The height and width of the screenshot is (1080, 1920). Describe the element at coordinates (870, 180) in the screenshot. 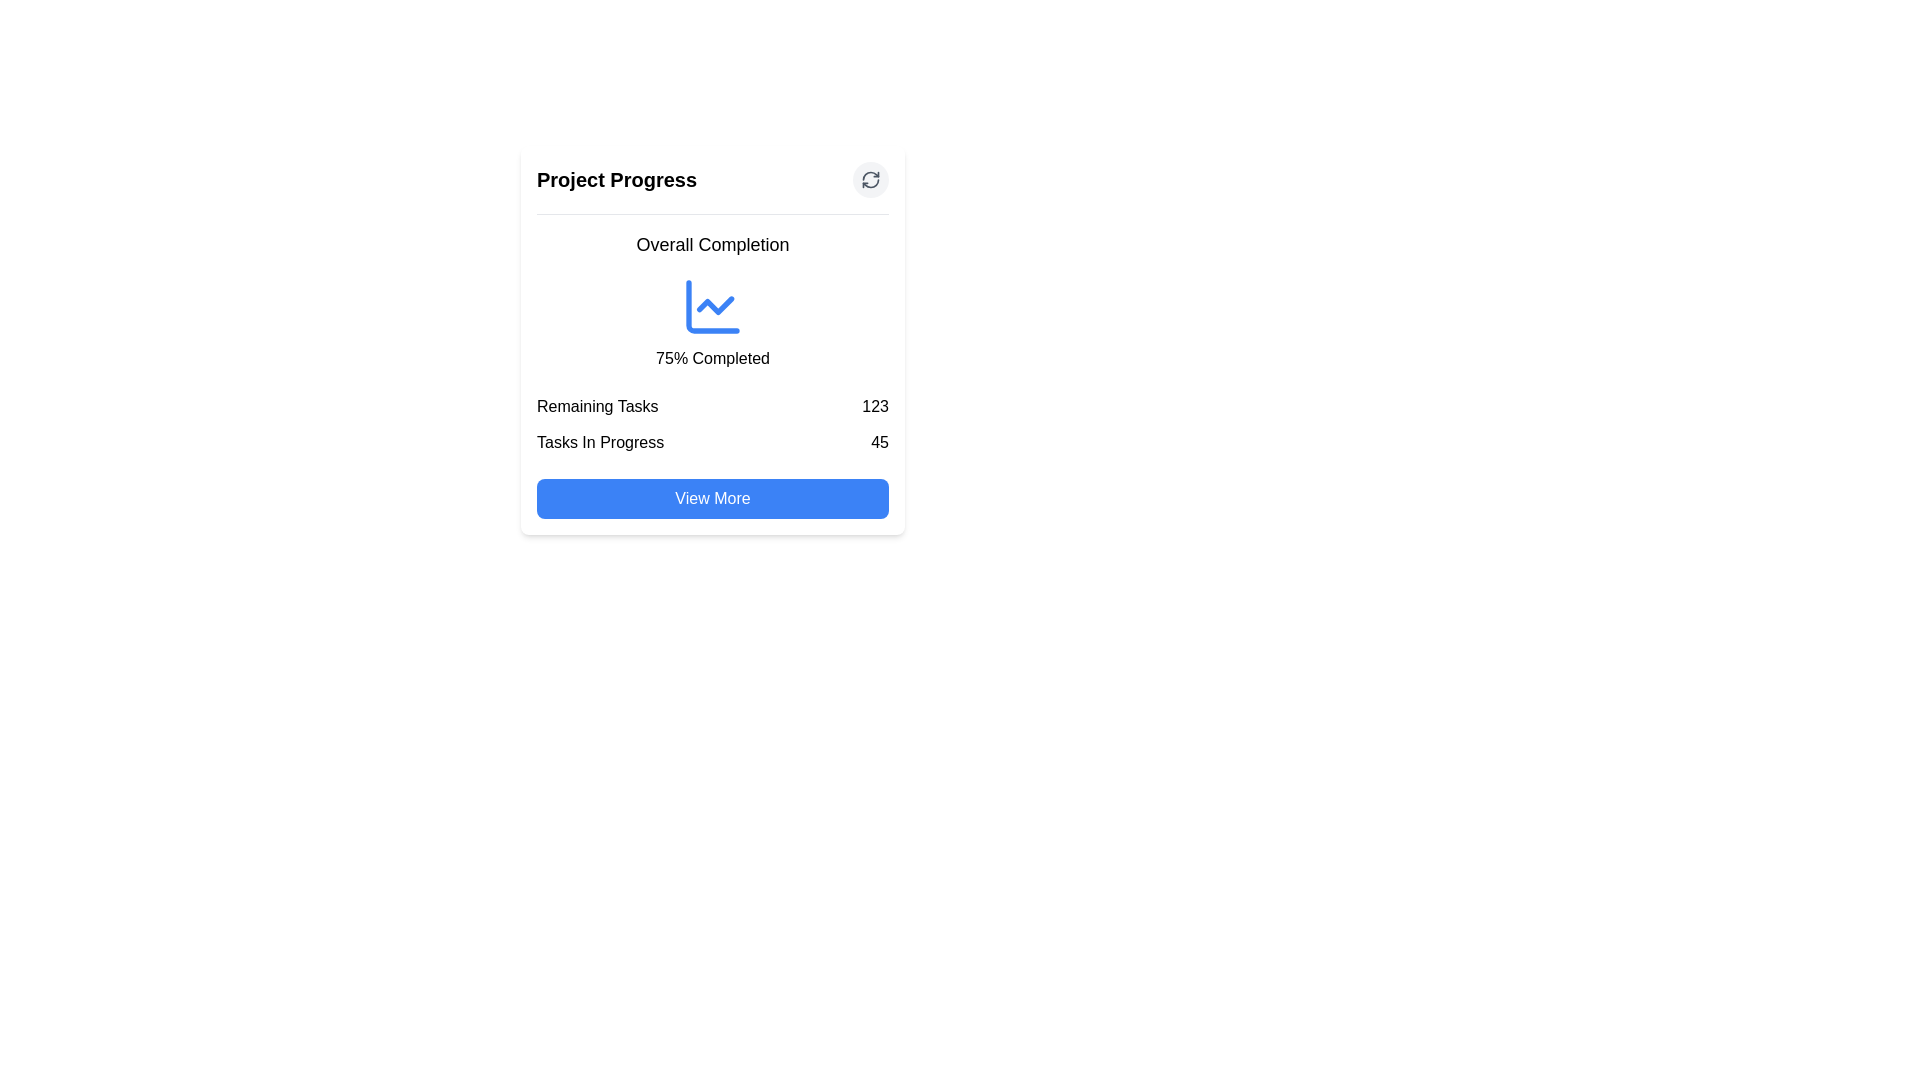

I see `the refresh icon button, represented by two circular arrows in gray, located at the top-right corner of the 'Project Progress' card to refresh the content` at that location.